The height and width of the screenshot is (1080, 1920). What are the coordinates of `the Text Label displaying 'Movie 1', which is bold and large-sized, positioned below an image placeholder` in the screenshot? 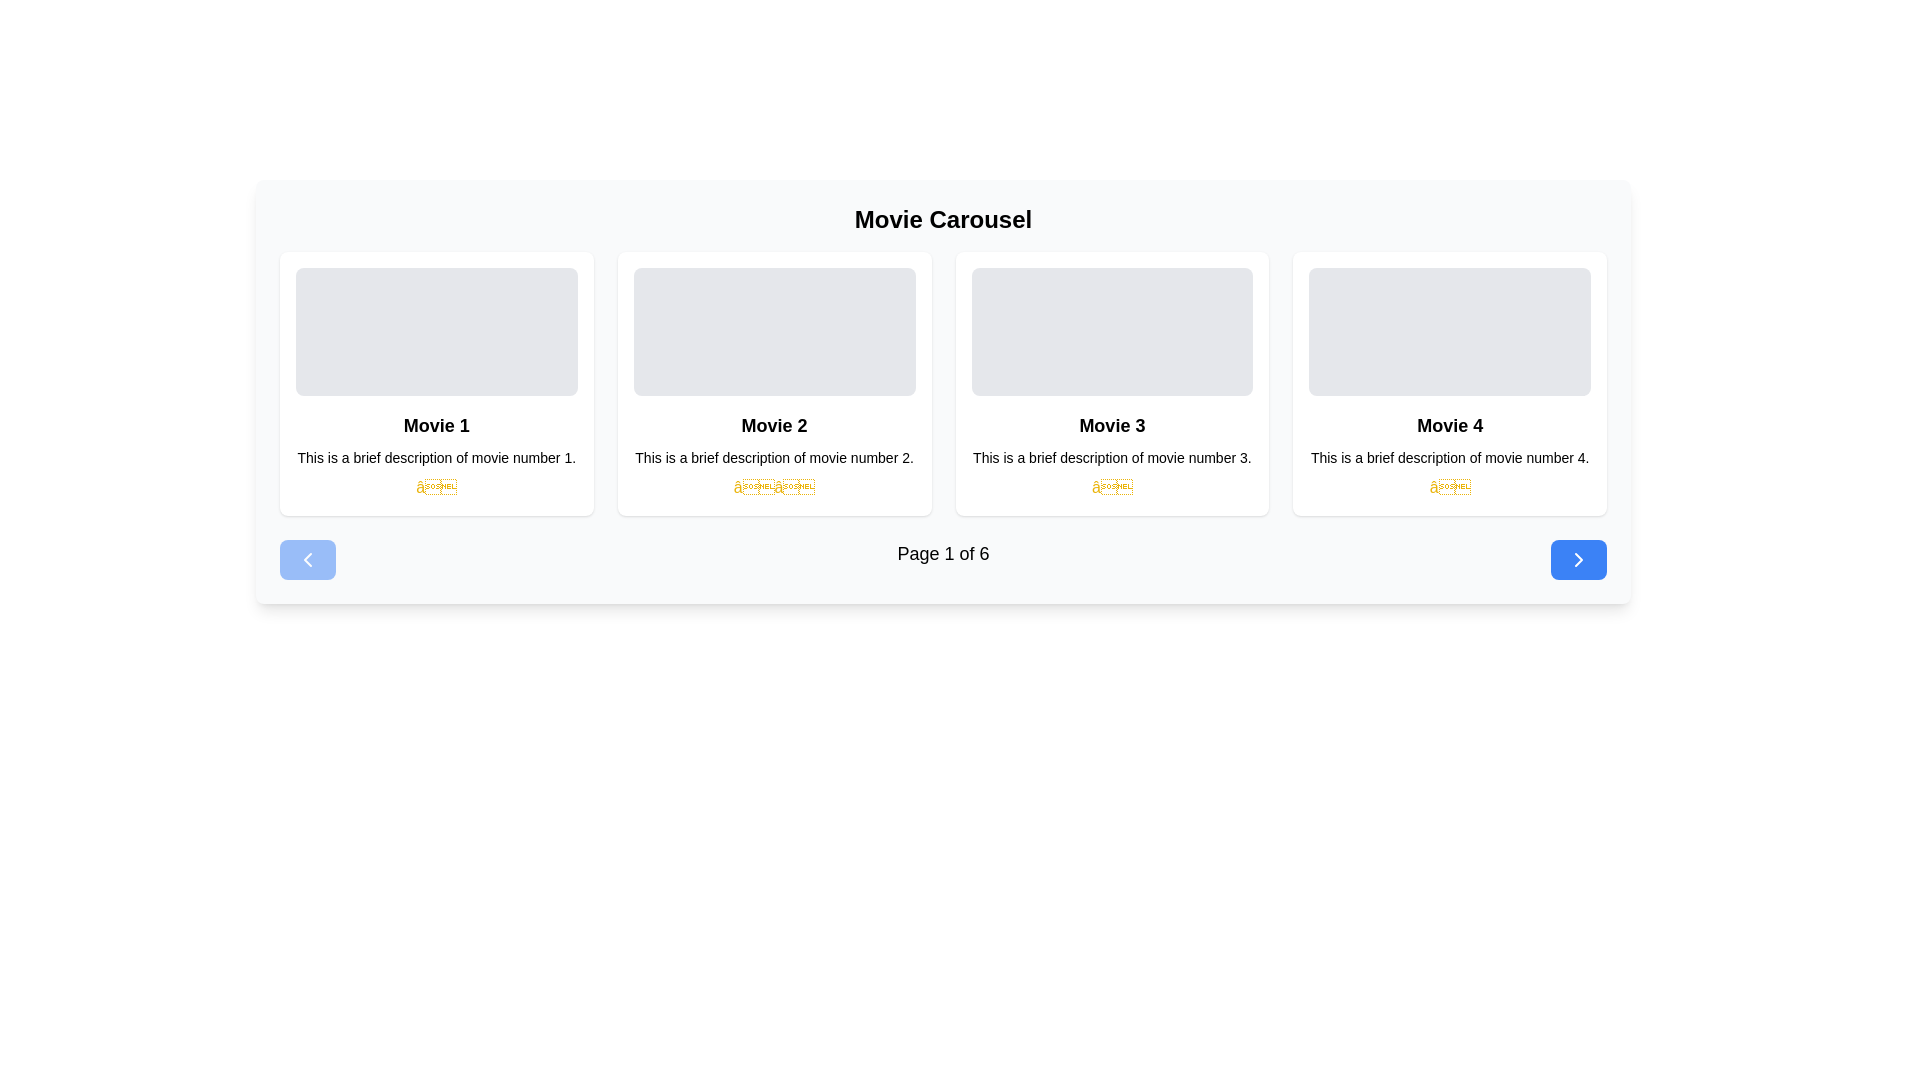 It's located at (435, 424).